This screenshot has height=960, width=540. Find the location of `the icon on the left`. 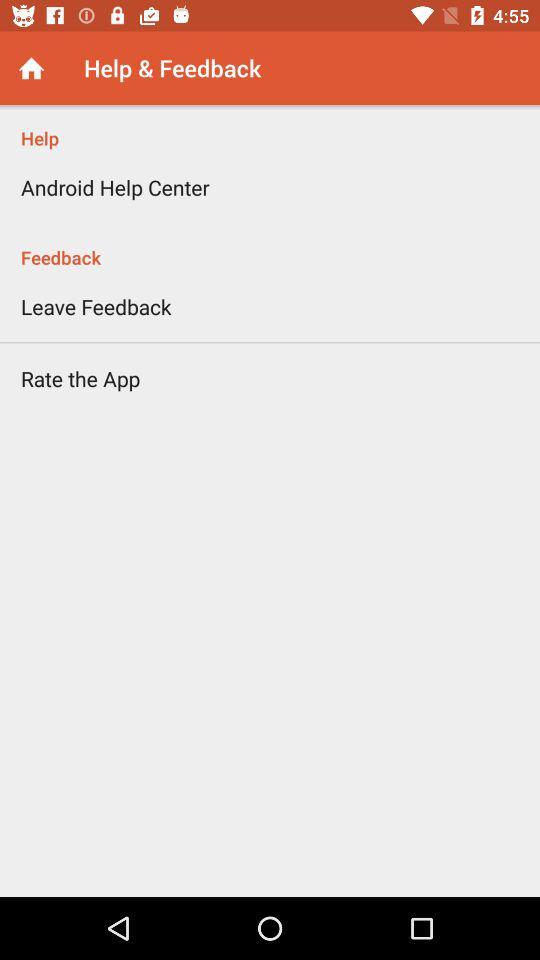

the icon on the left is located at coordinates (79, 377).